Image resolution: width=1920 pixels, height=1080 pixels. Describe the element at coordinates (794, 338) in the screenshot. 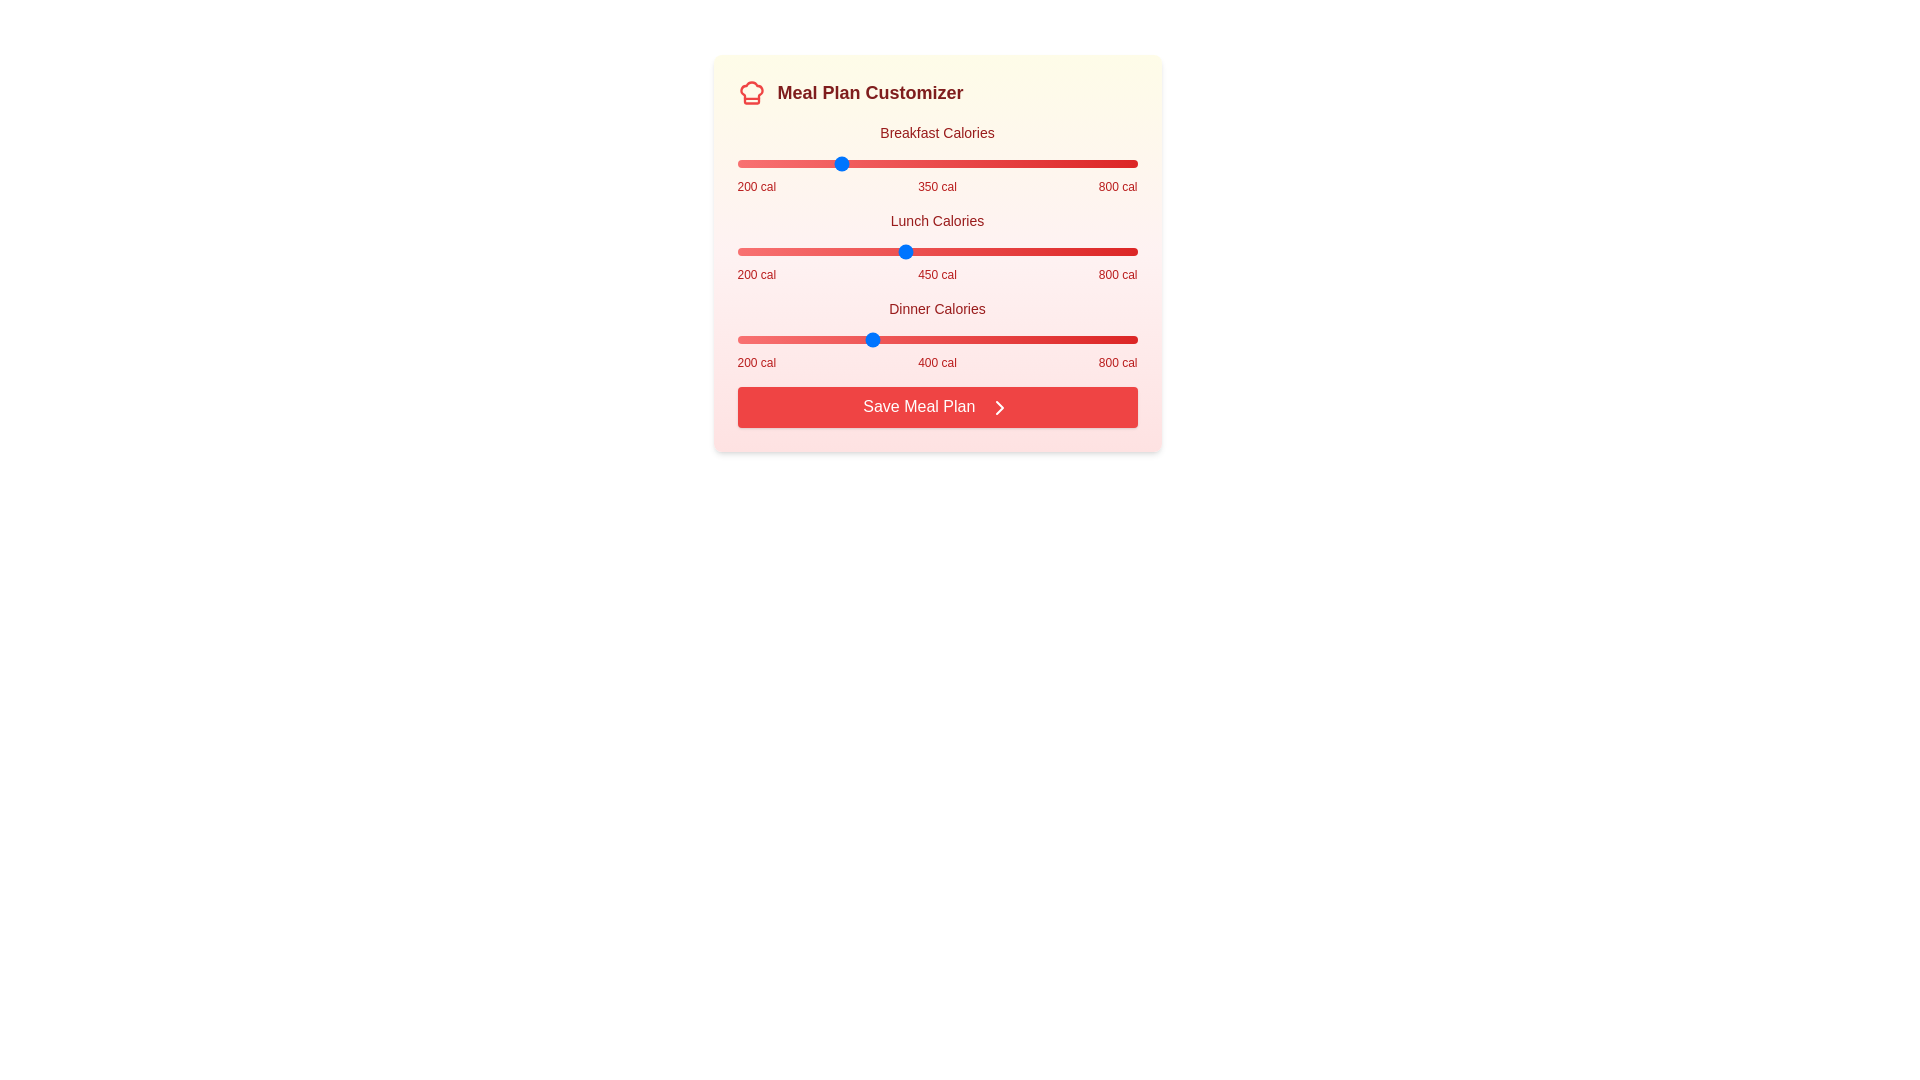

I see `the Dinner calorie slider to 287 calories` at that location.